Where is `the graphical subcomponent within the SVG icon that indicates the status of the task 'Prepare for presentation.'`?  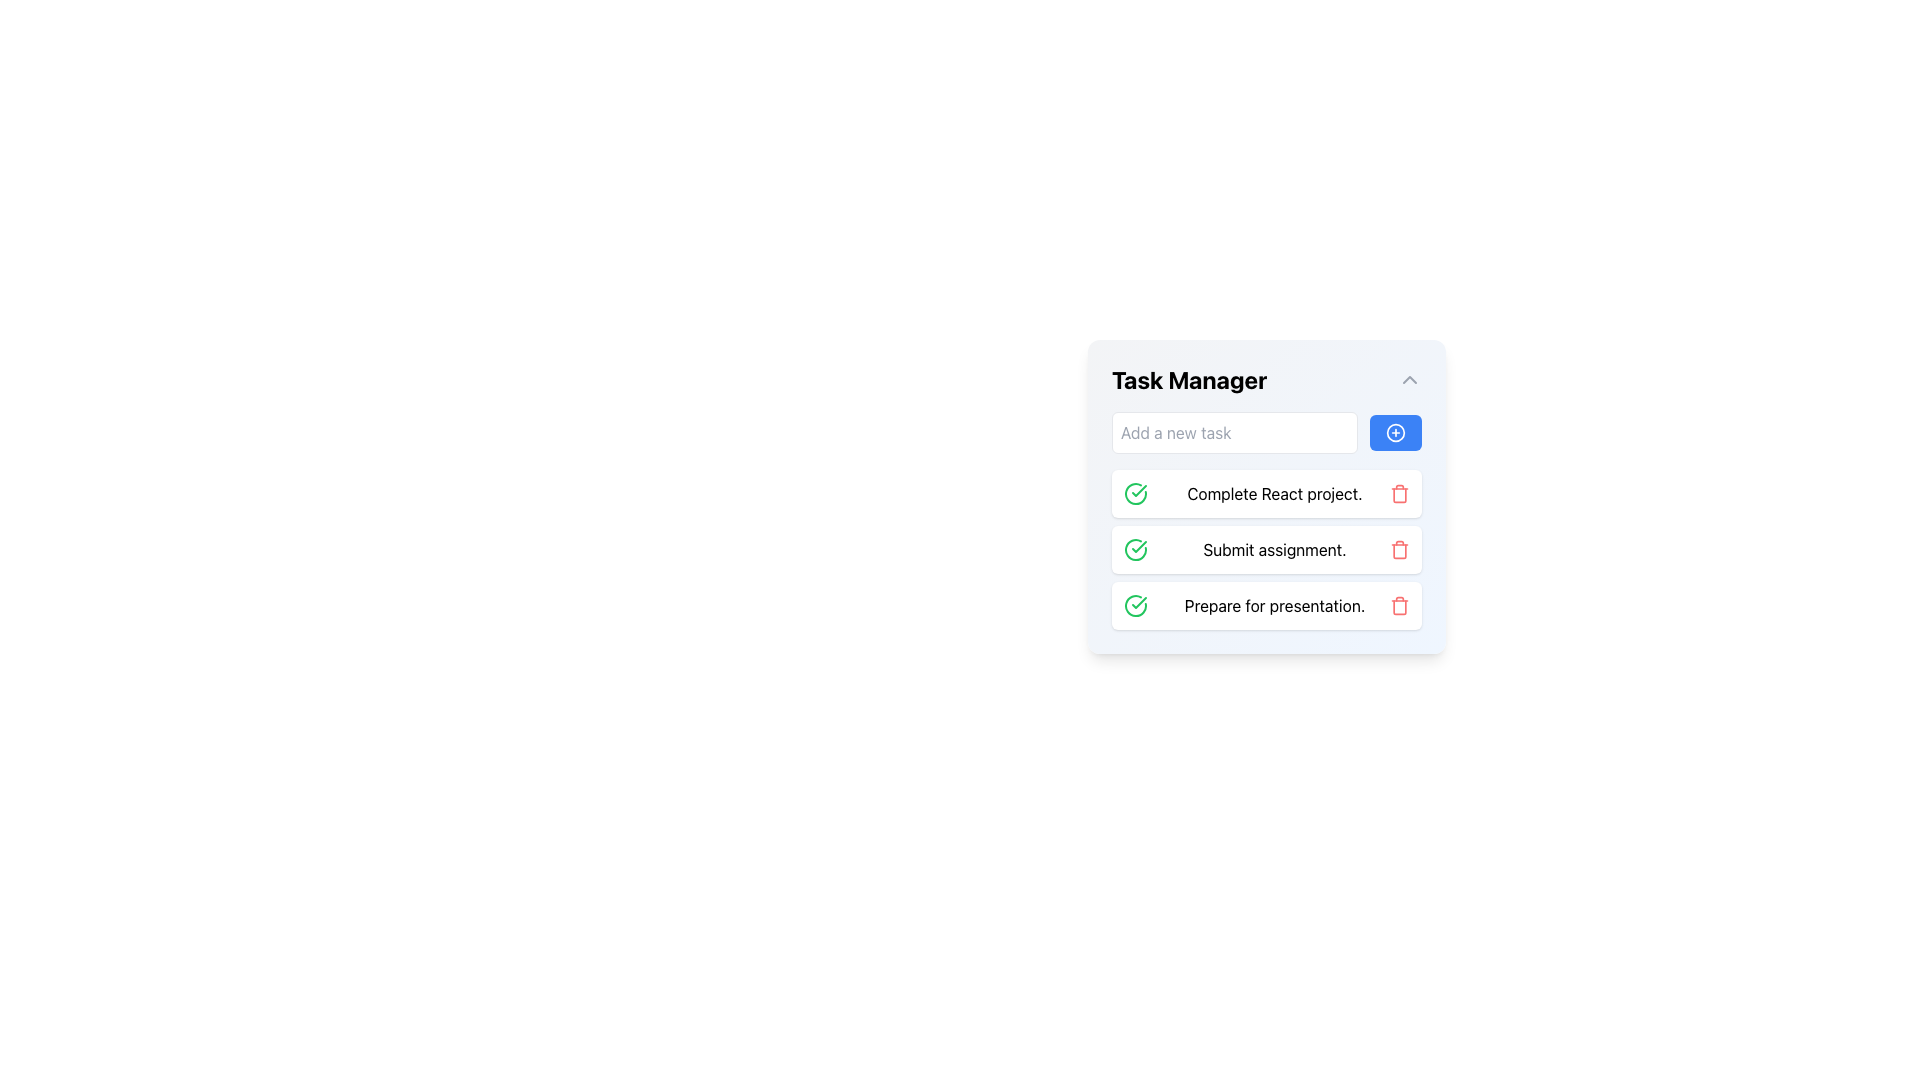
the graphical subcomponent within the SVG icon that indicates the status of the task 'Prepare for presentation.' is located at coordinates (1136, 604).